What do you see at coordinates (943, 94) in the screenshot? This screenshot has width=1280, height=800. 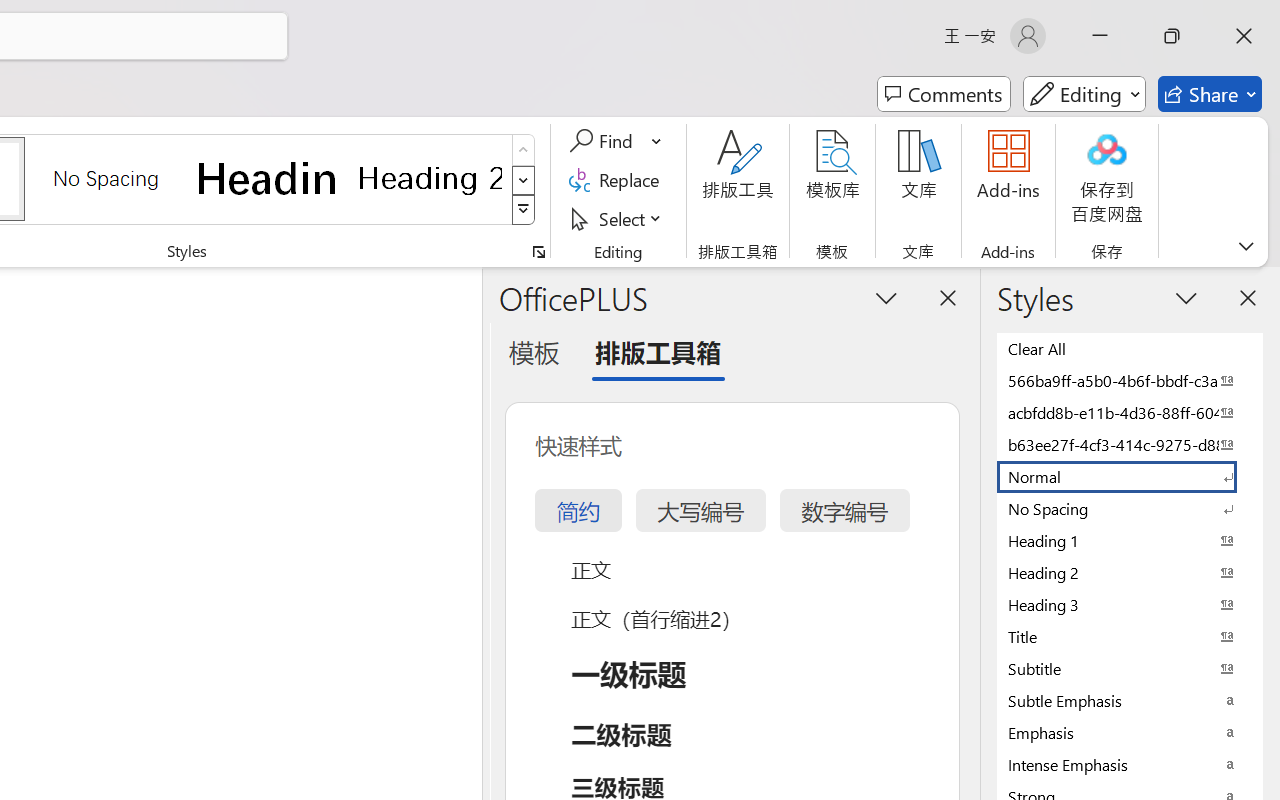 I see `'Comments'` at bounding box center [943, 94].